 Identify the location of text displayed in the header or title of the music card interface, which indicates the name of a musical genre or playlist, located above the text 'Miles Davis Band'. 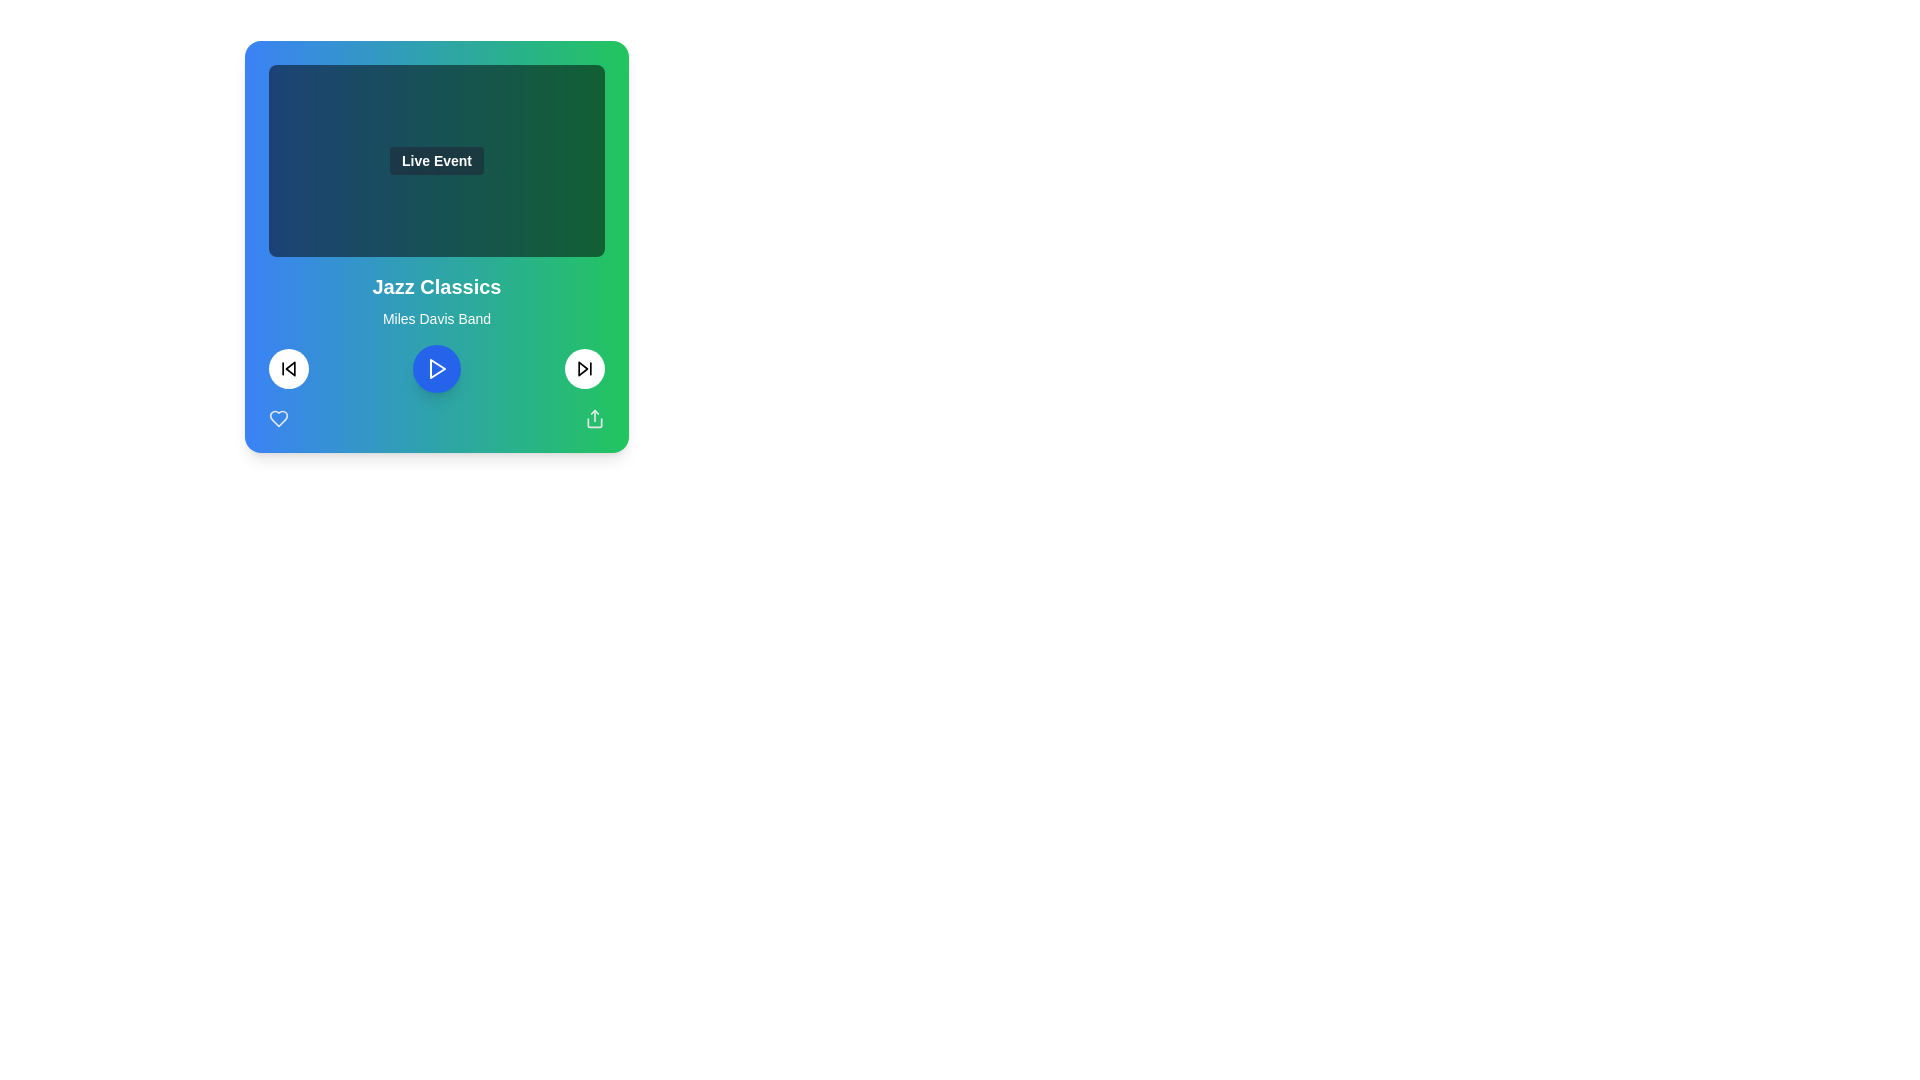
(435, 286).